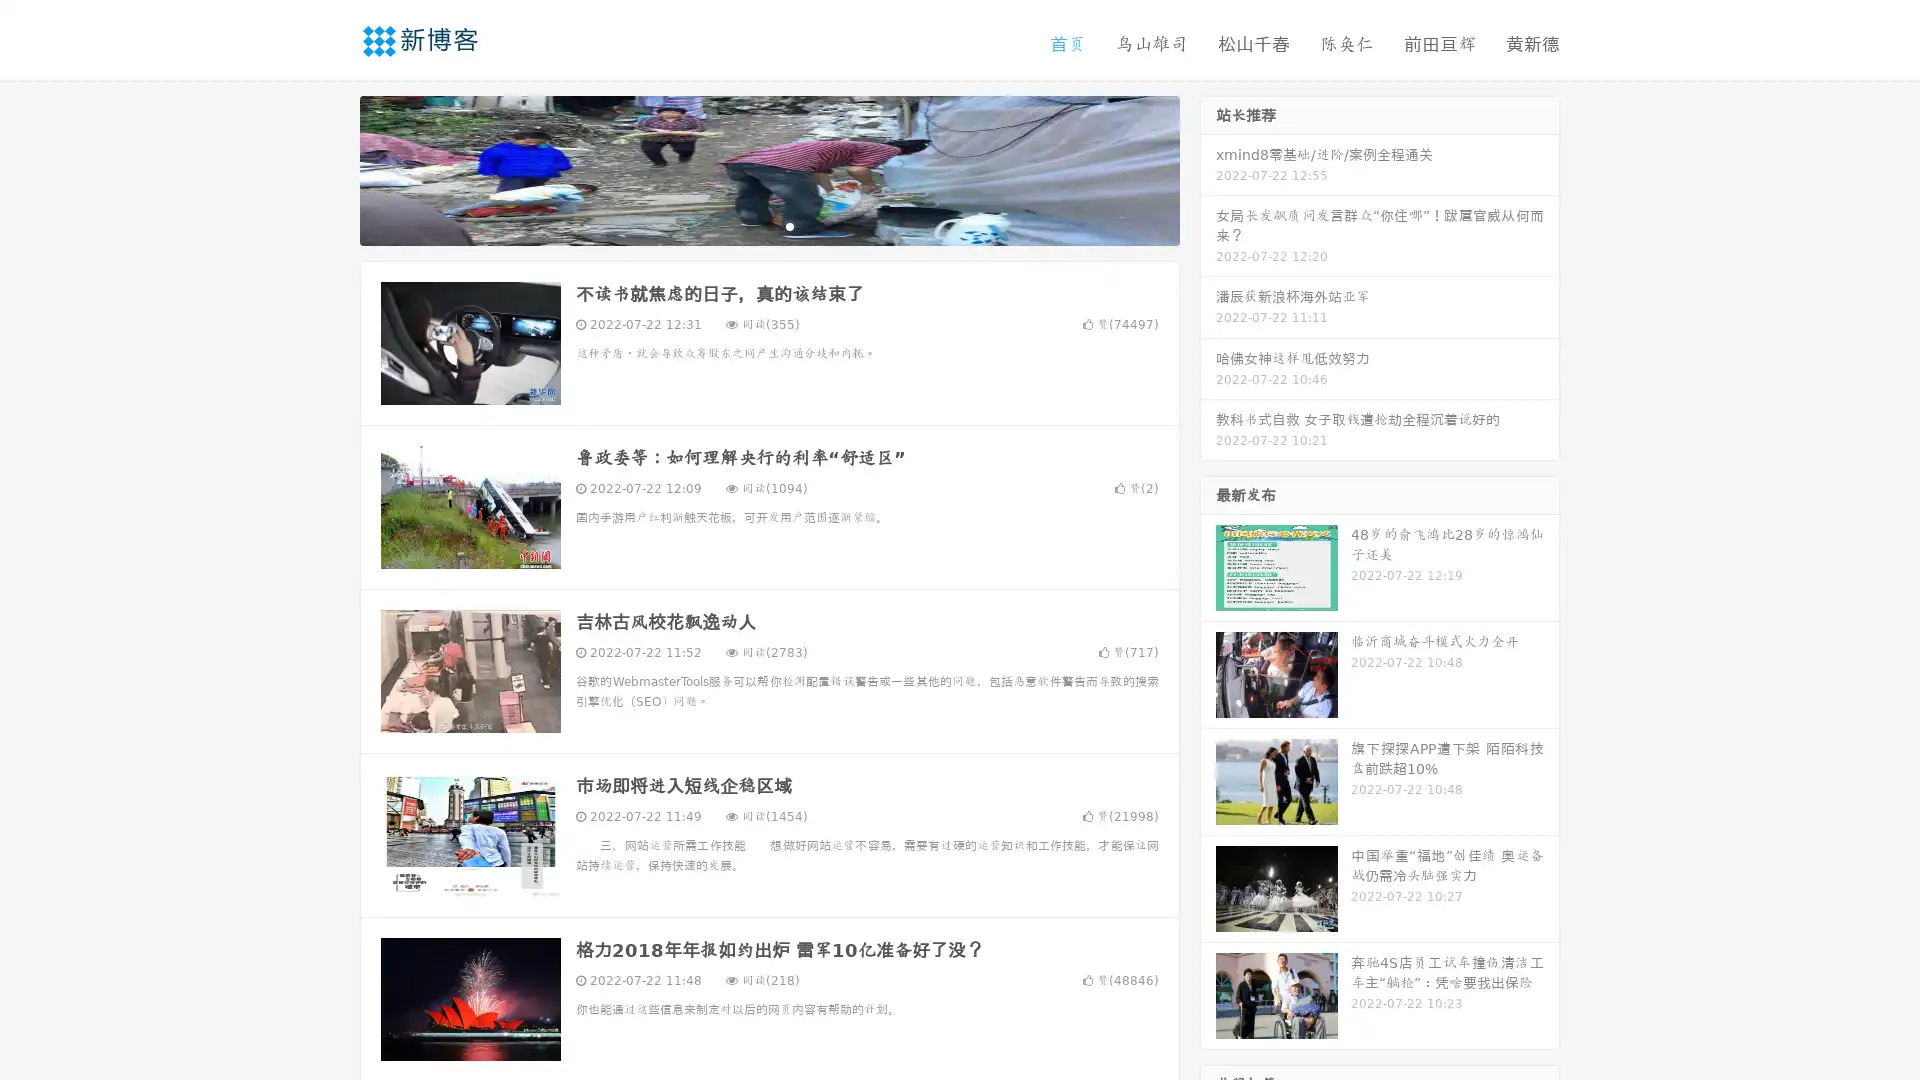 The height and width of the screenshot is (1080, 1920). What do you see at coordinates (789, 225) in the screenshot?
I see `Go to slide 3` at bounding box center [789, 225].